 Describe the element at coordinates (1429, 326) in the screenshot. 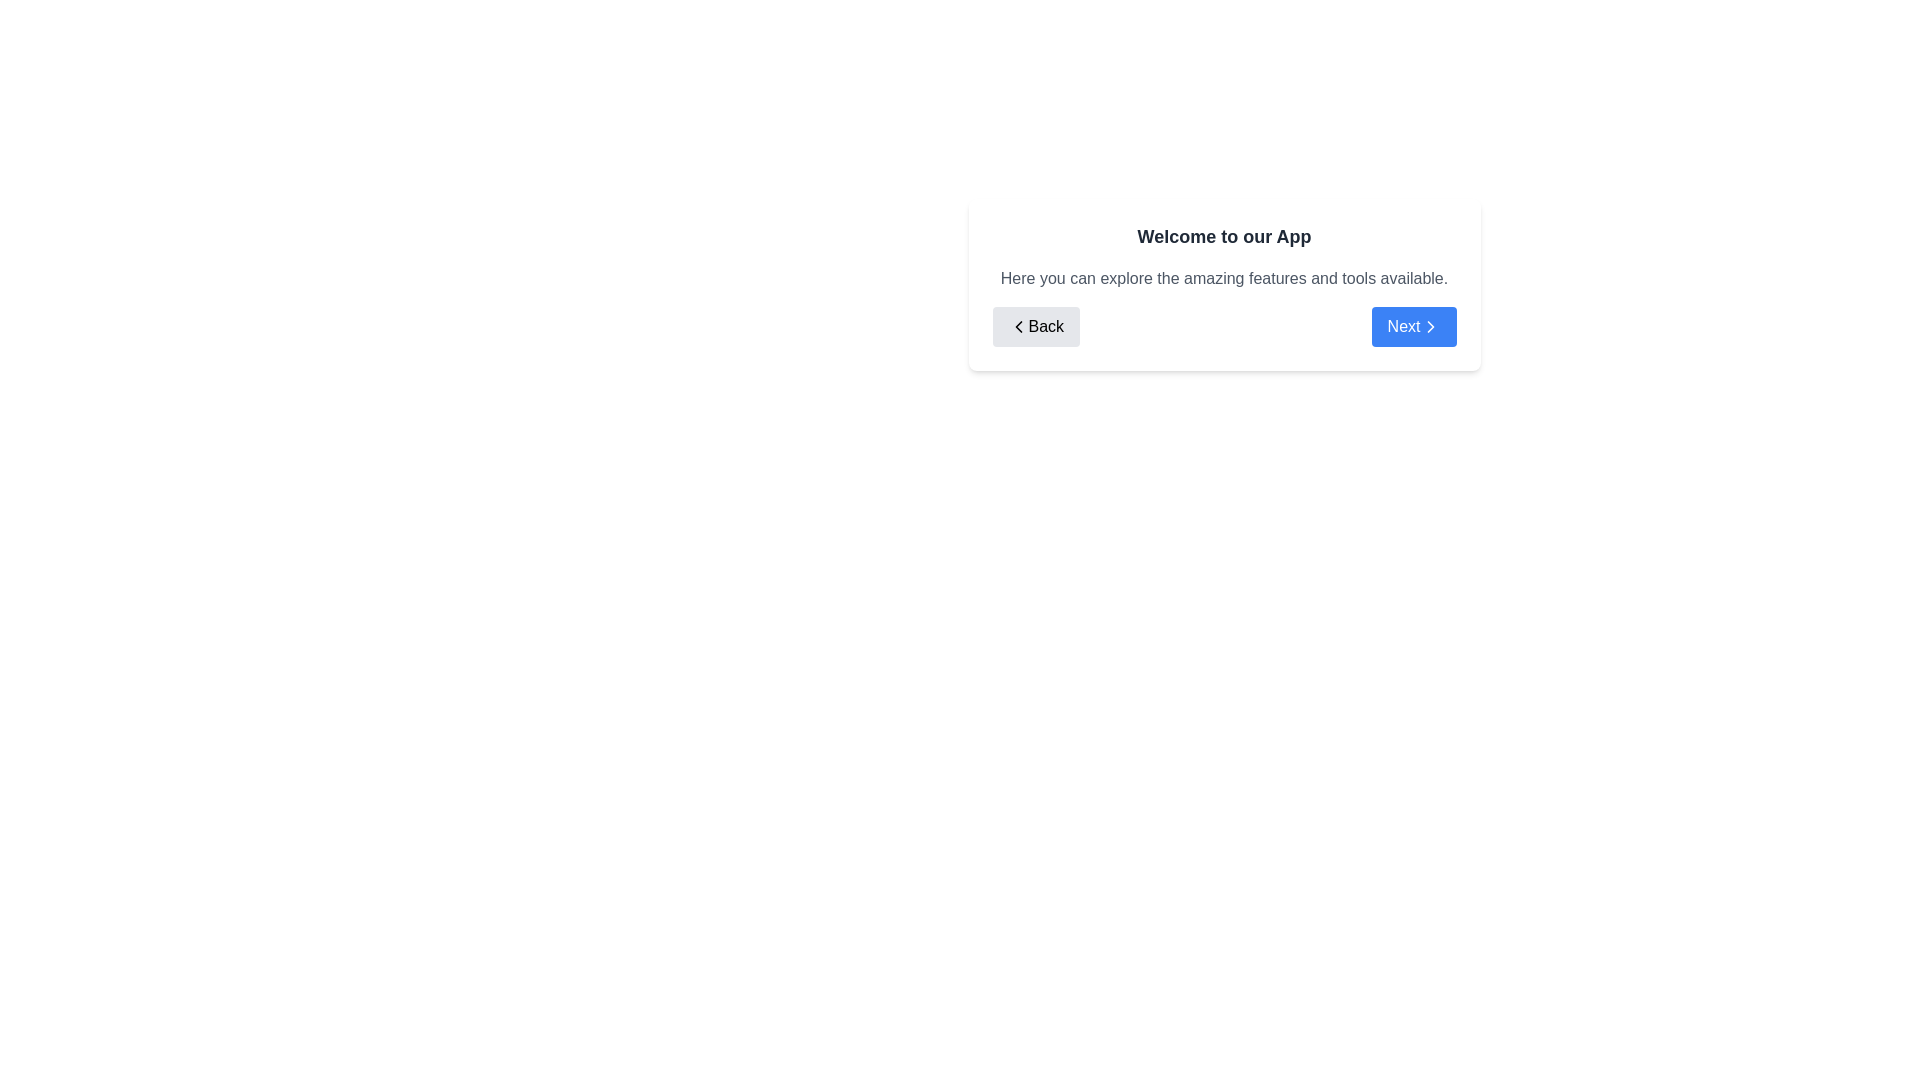

I see `the right-pointing chevron arrow SVG icon inside the 'Next' button, which is located on the right side of the modal window` at that location.